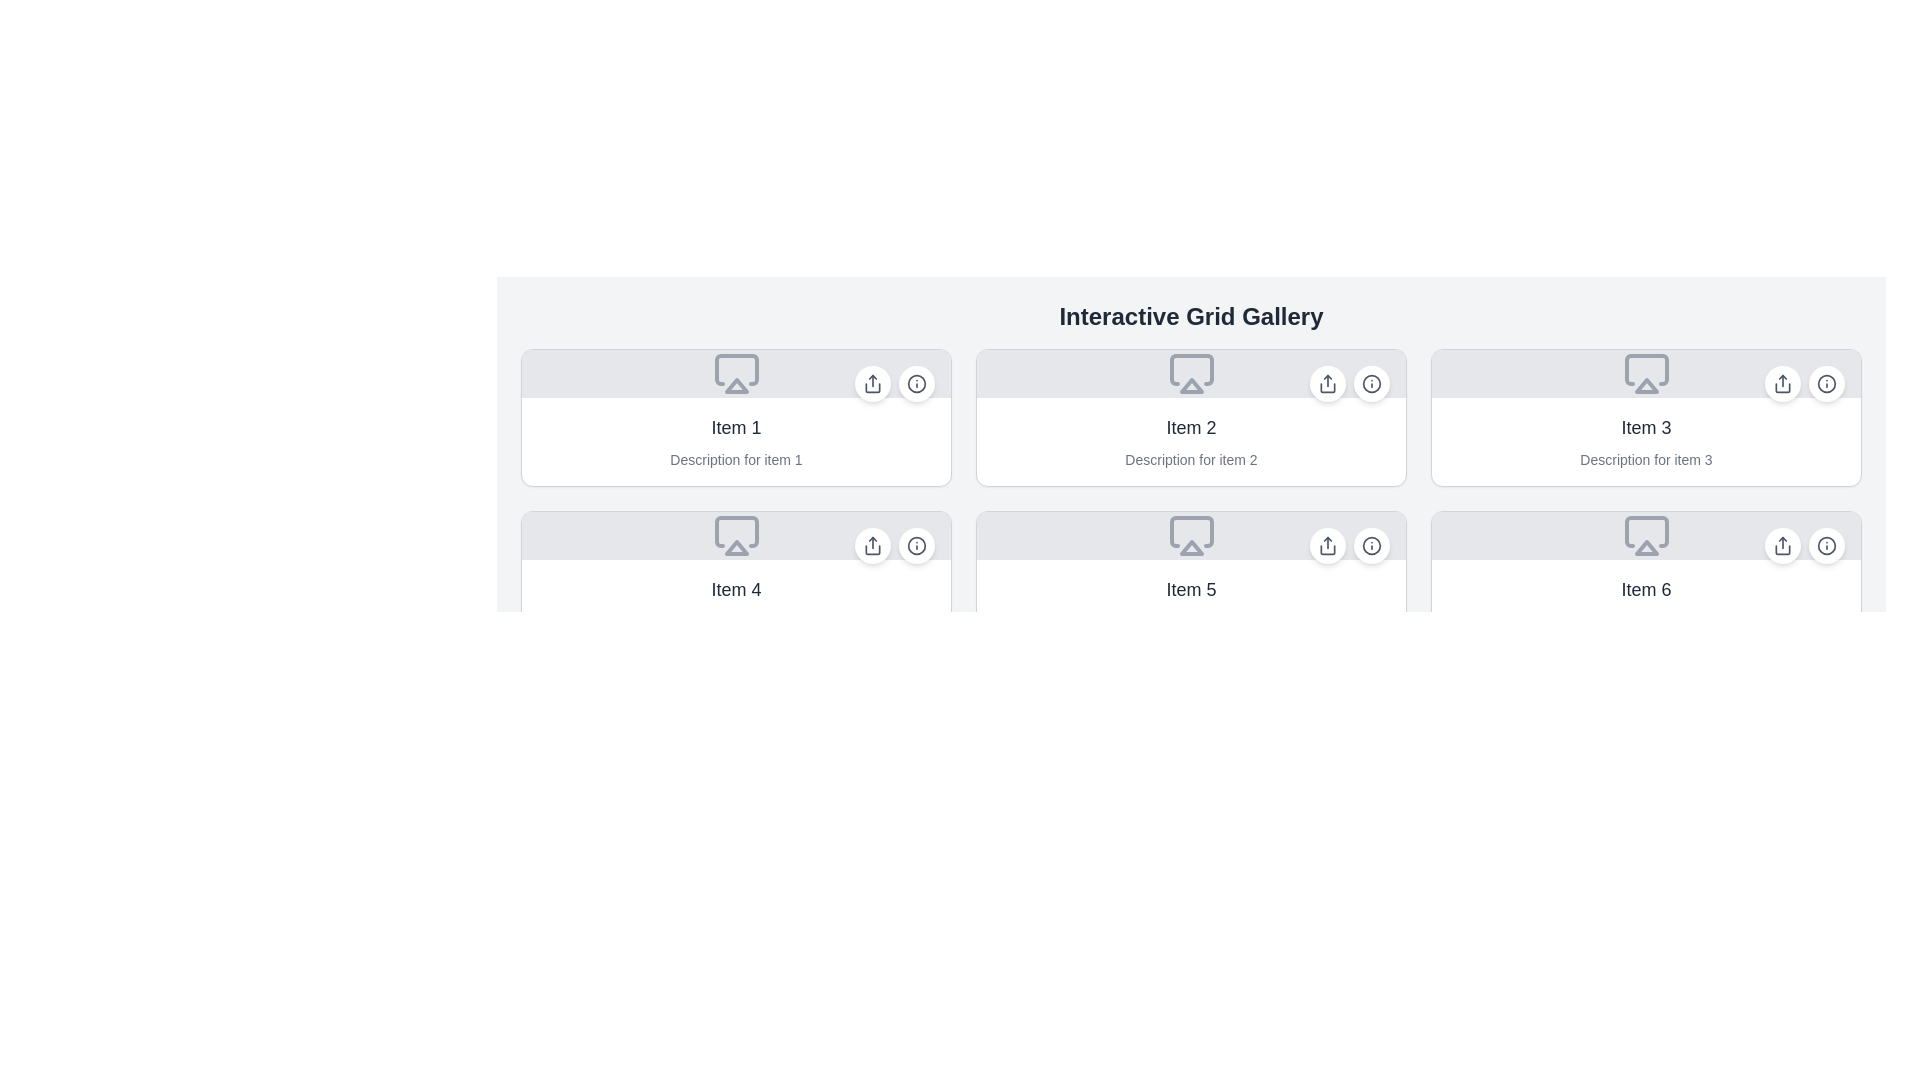  What do you see at coordinates (1191, 535) in the screenshot?
I see `the Vector icon representing the AirPlay feature, which is part of the fifth item in the 'Interactive Grid Gallery' layout, positioned above the label 'Item 5'` at bounding box center [1191, 535].